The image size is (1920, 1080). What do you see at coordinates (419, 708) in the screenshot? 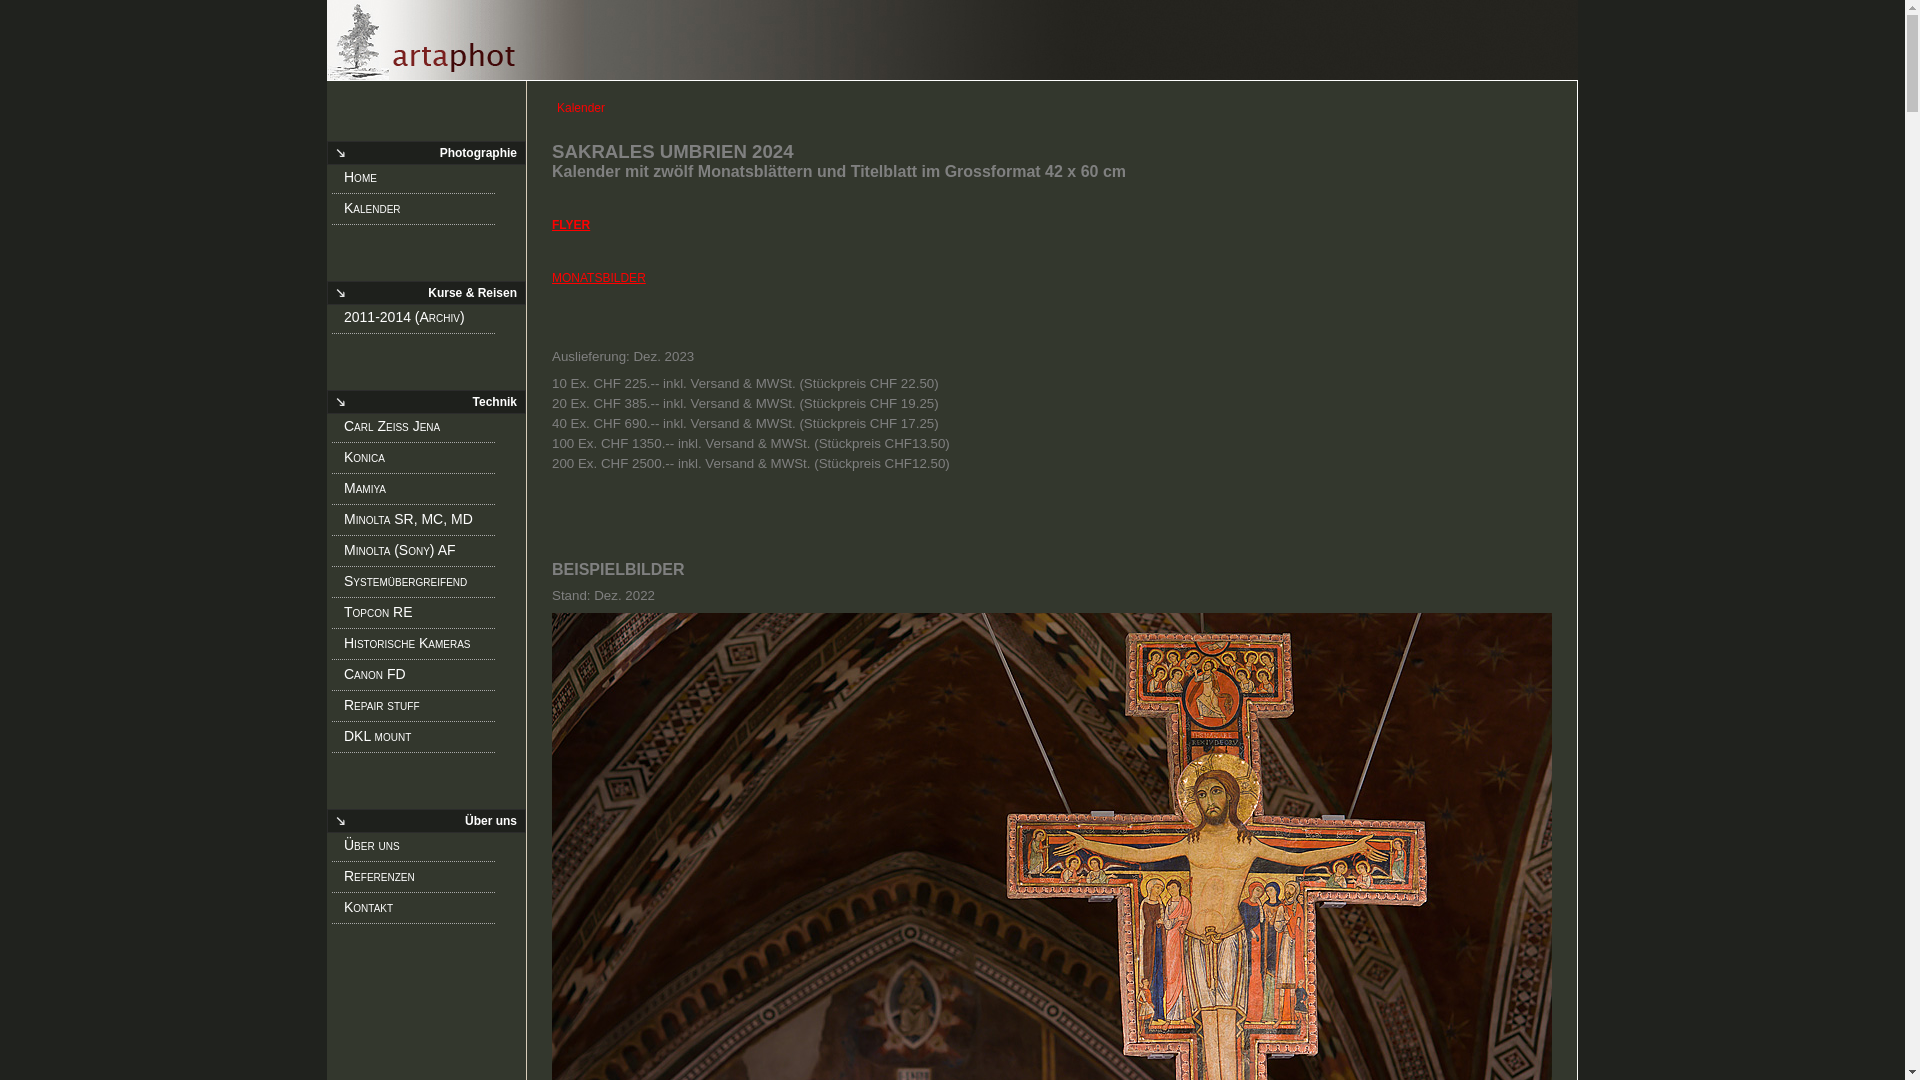
I see `'Repair stuff'` at bounding box center [419, 708].